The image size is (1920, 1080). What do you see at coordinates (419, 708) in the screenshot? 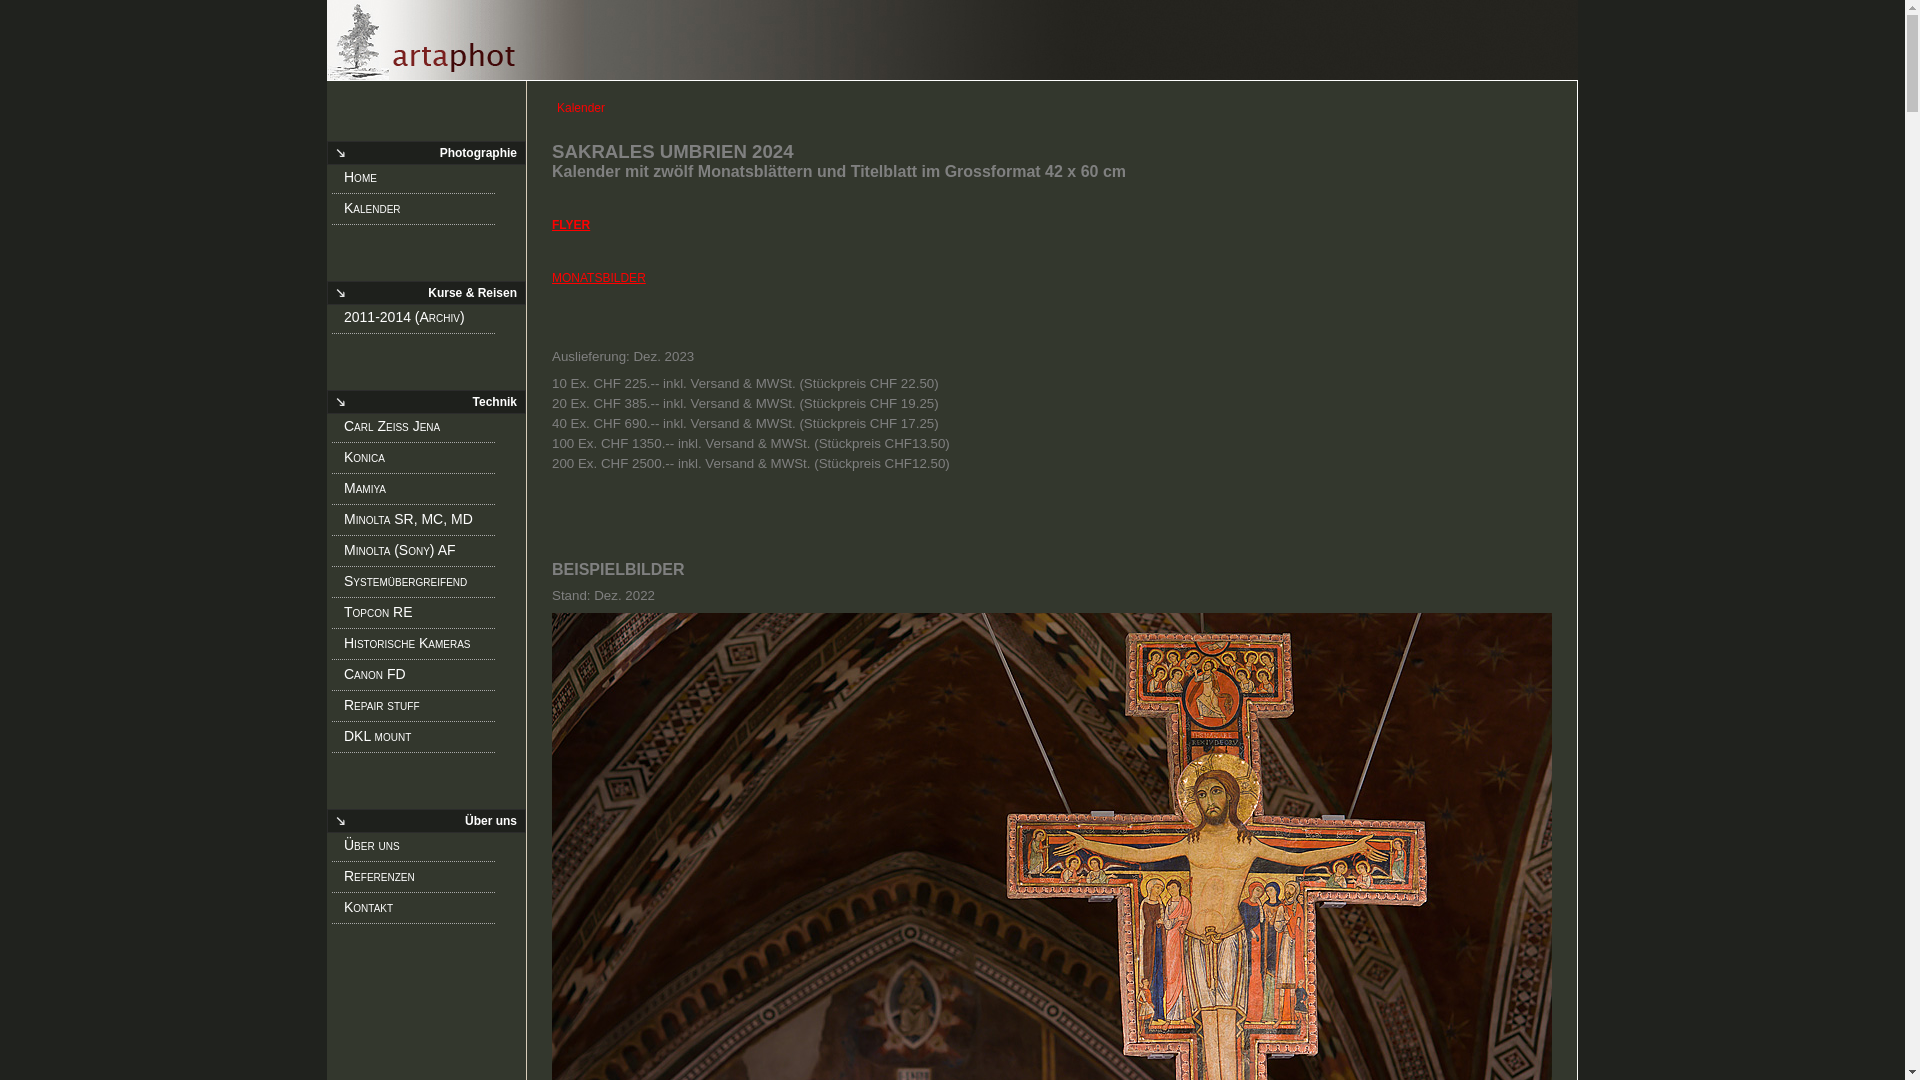
I see `'Repair stuff'` at bounding box center [419, 708].